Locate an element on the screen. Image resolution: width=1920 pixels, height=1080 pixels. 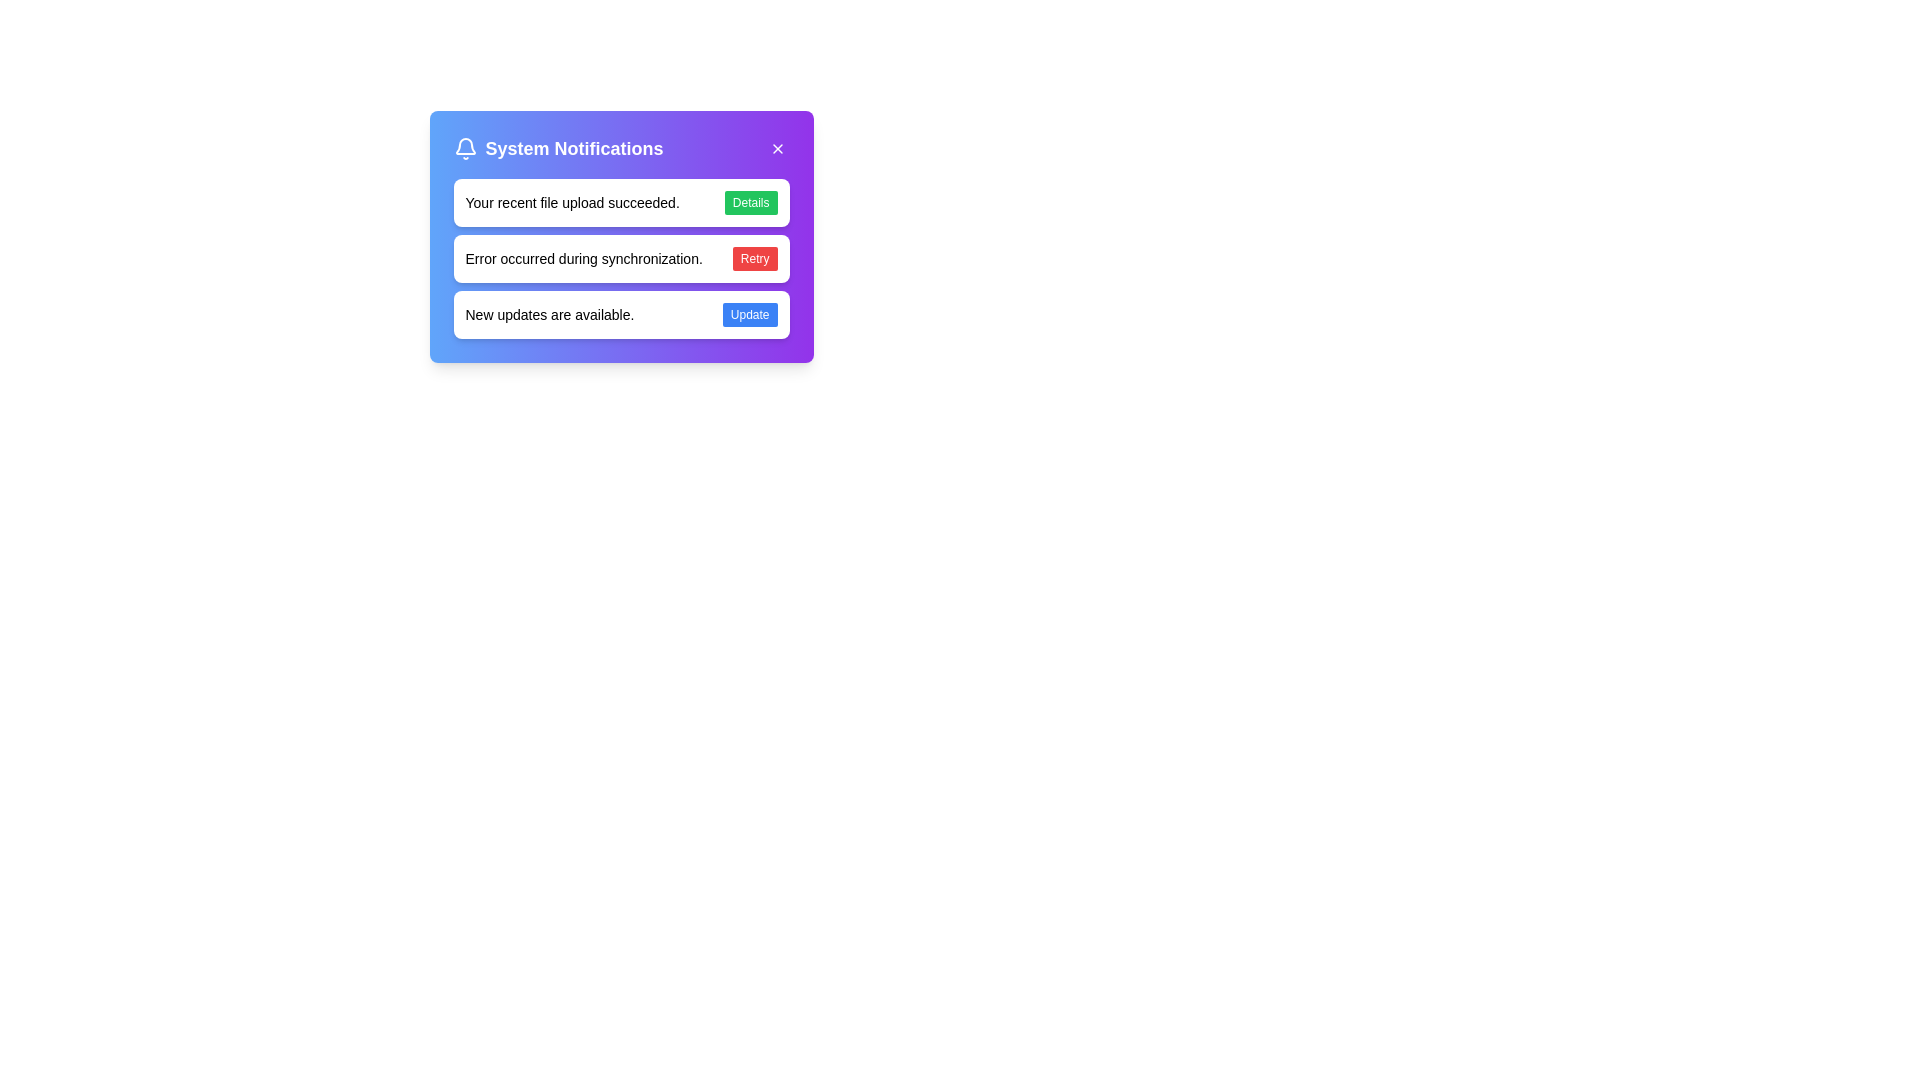
the 'Details' button with a green background located in the 'Your recent file upload succeeded.' notification is located at coordinates (750, 203).